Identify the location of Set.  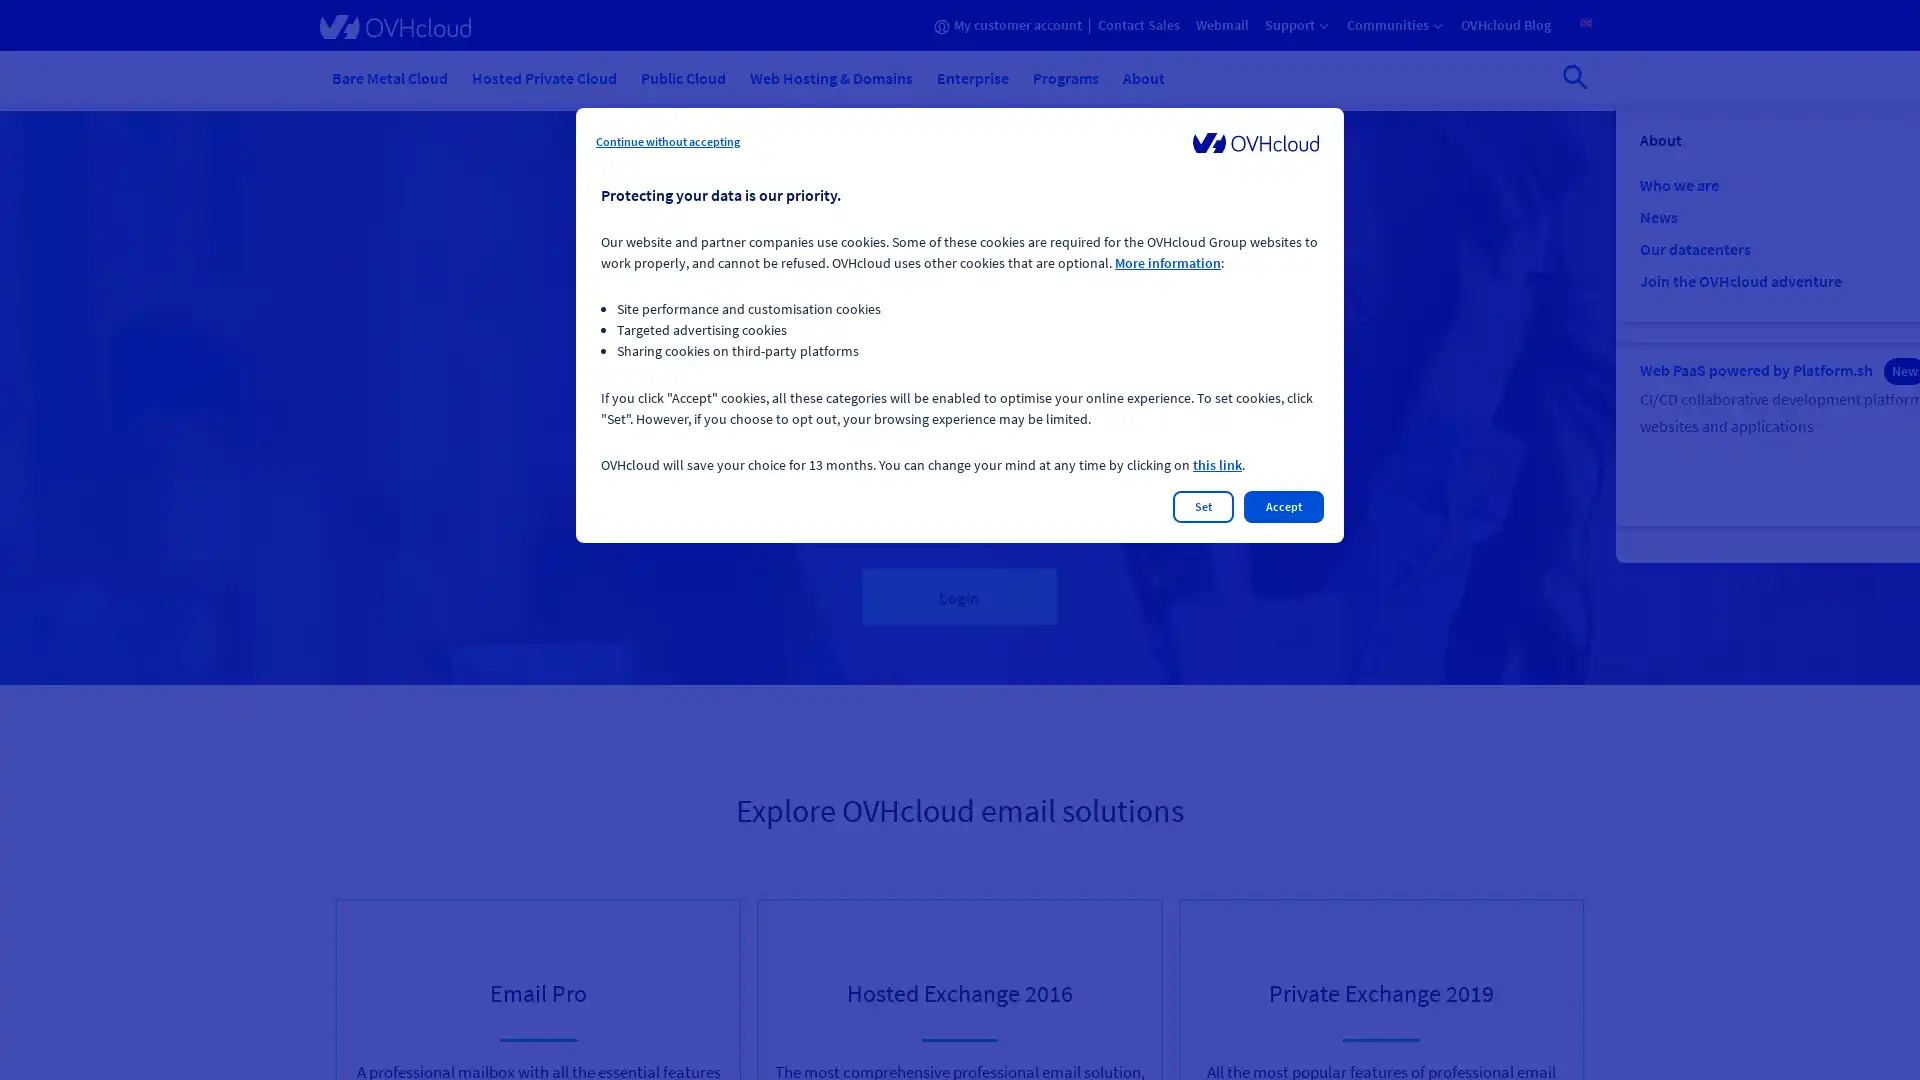
(1202, 505).